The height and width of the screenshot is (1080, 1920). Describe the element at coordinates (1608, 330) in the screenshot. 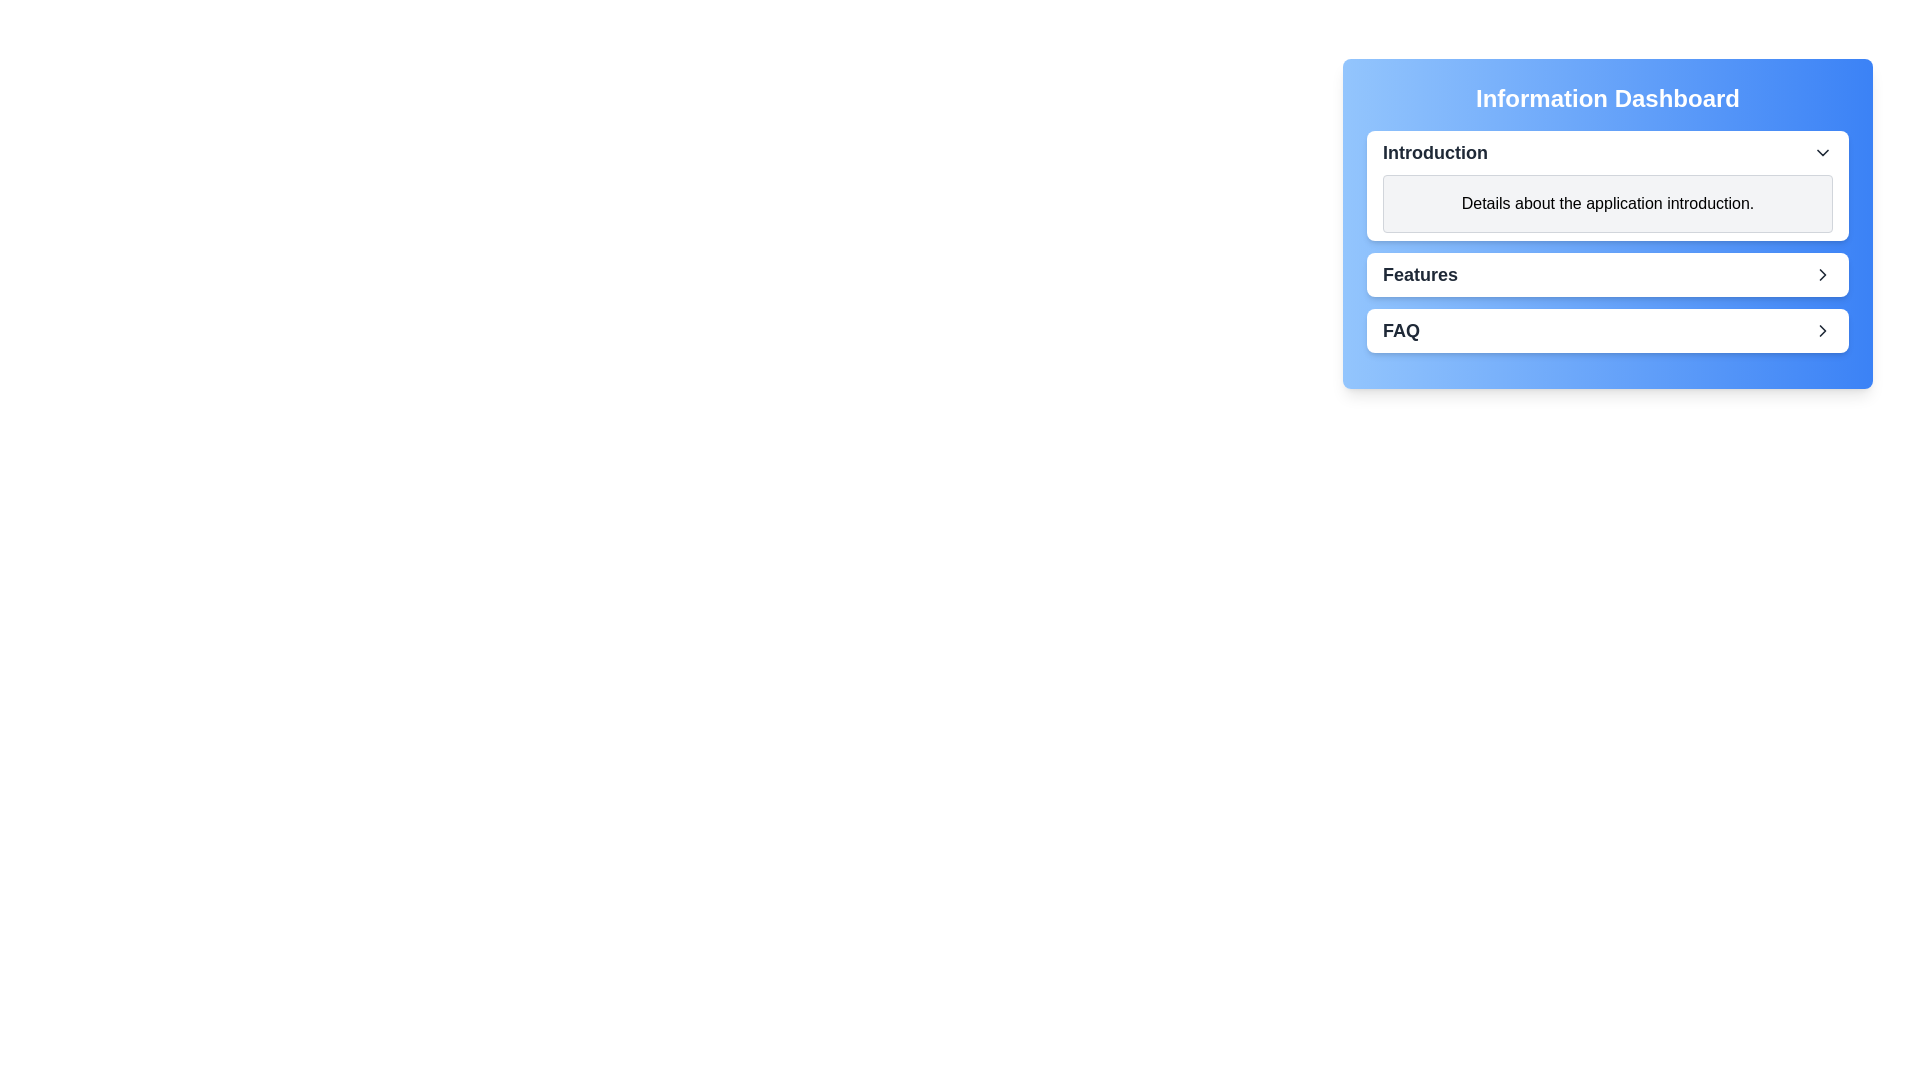

I see `the 'FAQ' interactive list item, which is the last option` at that location.